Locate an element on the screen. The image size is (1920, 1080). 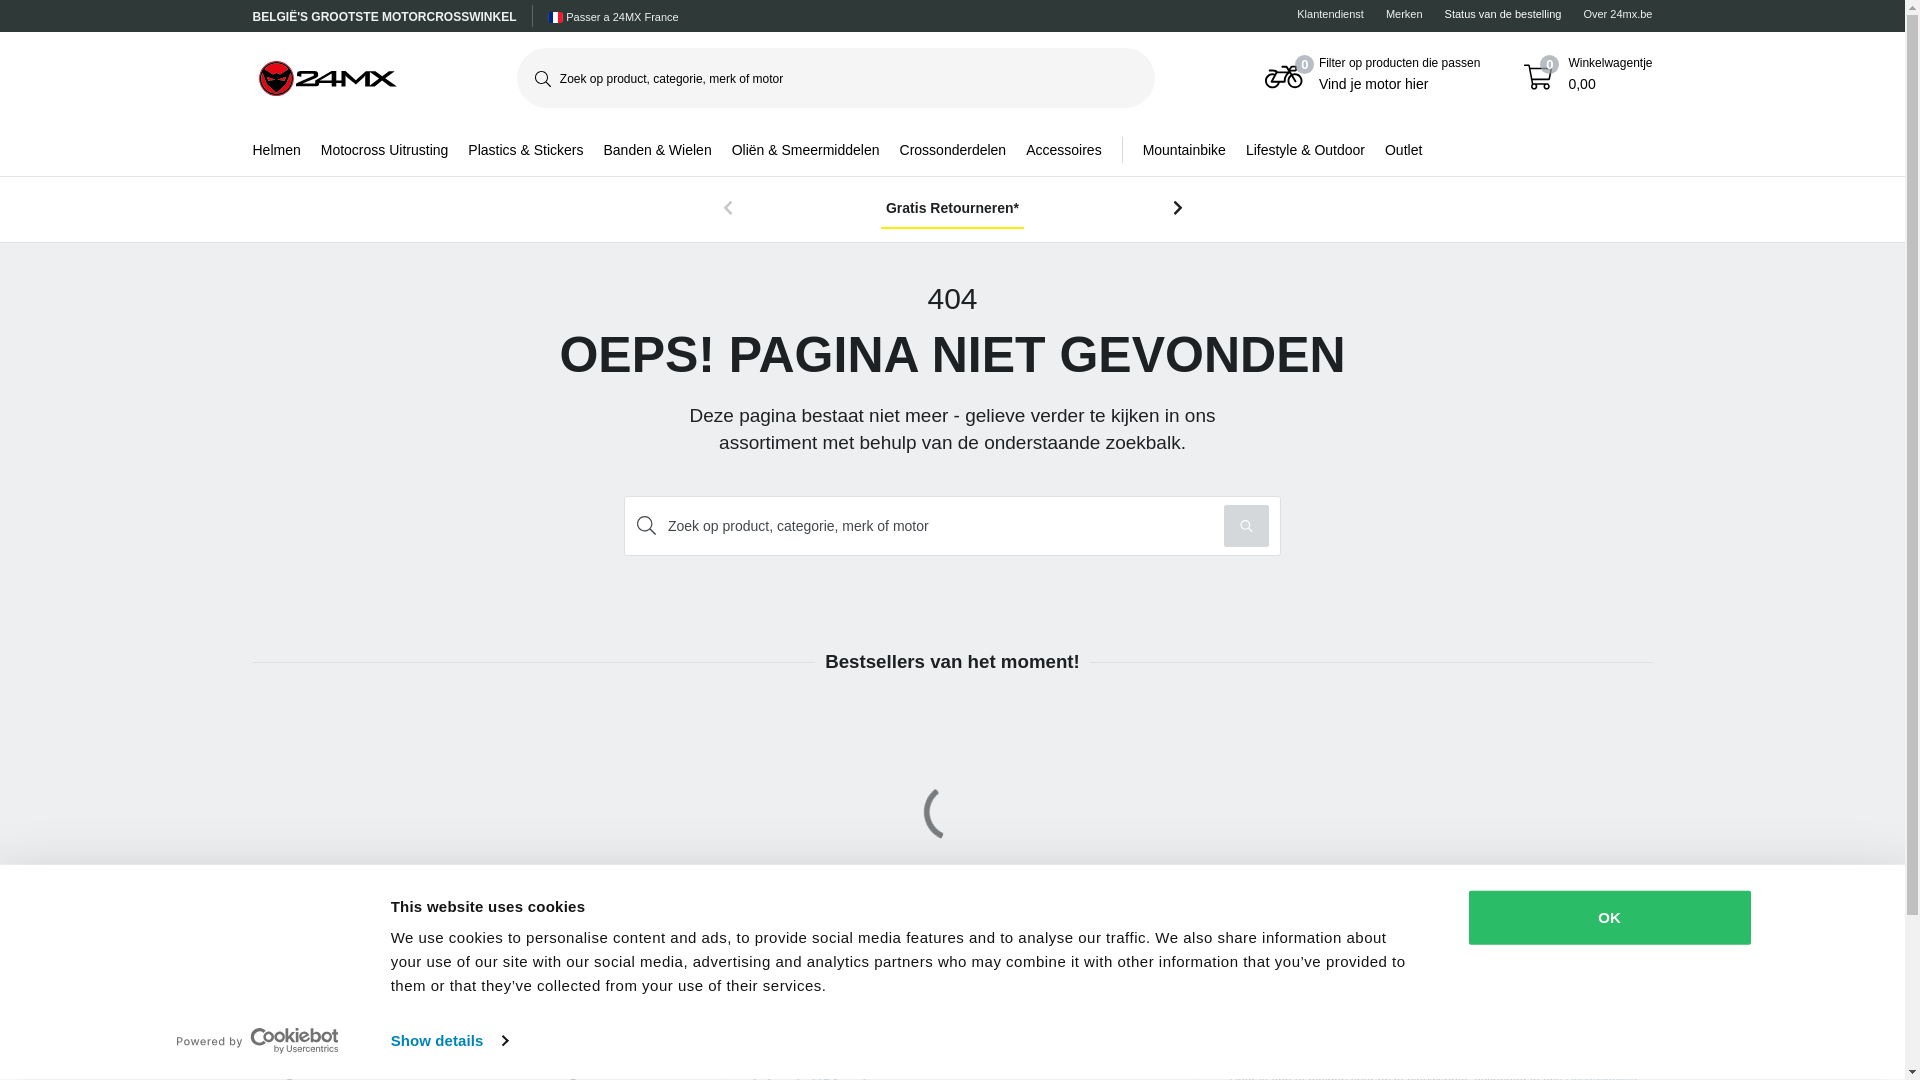
'OK' is located at coordinates (1608, 918).